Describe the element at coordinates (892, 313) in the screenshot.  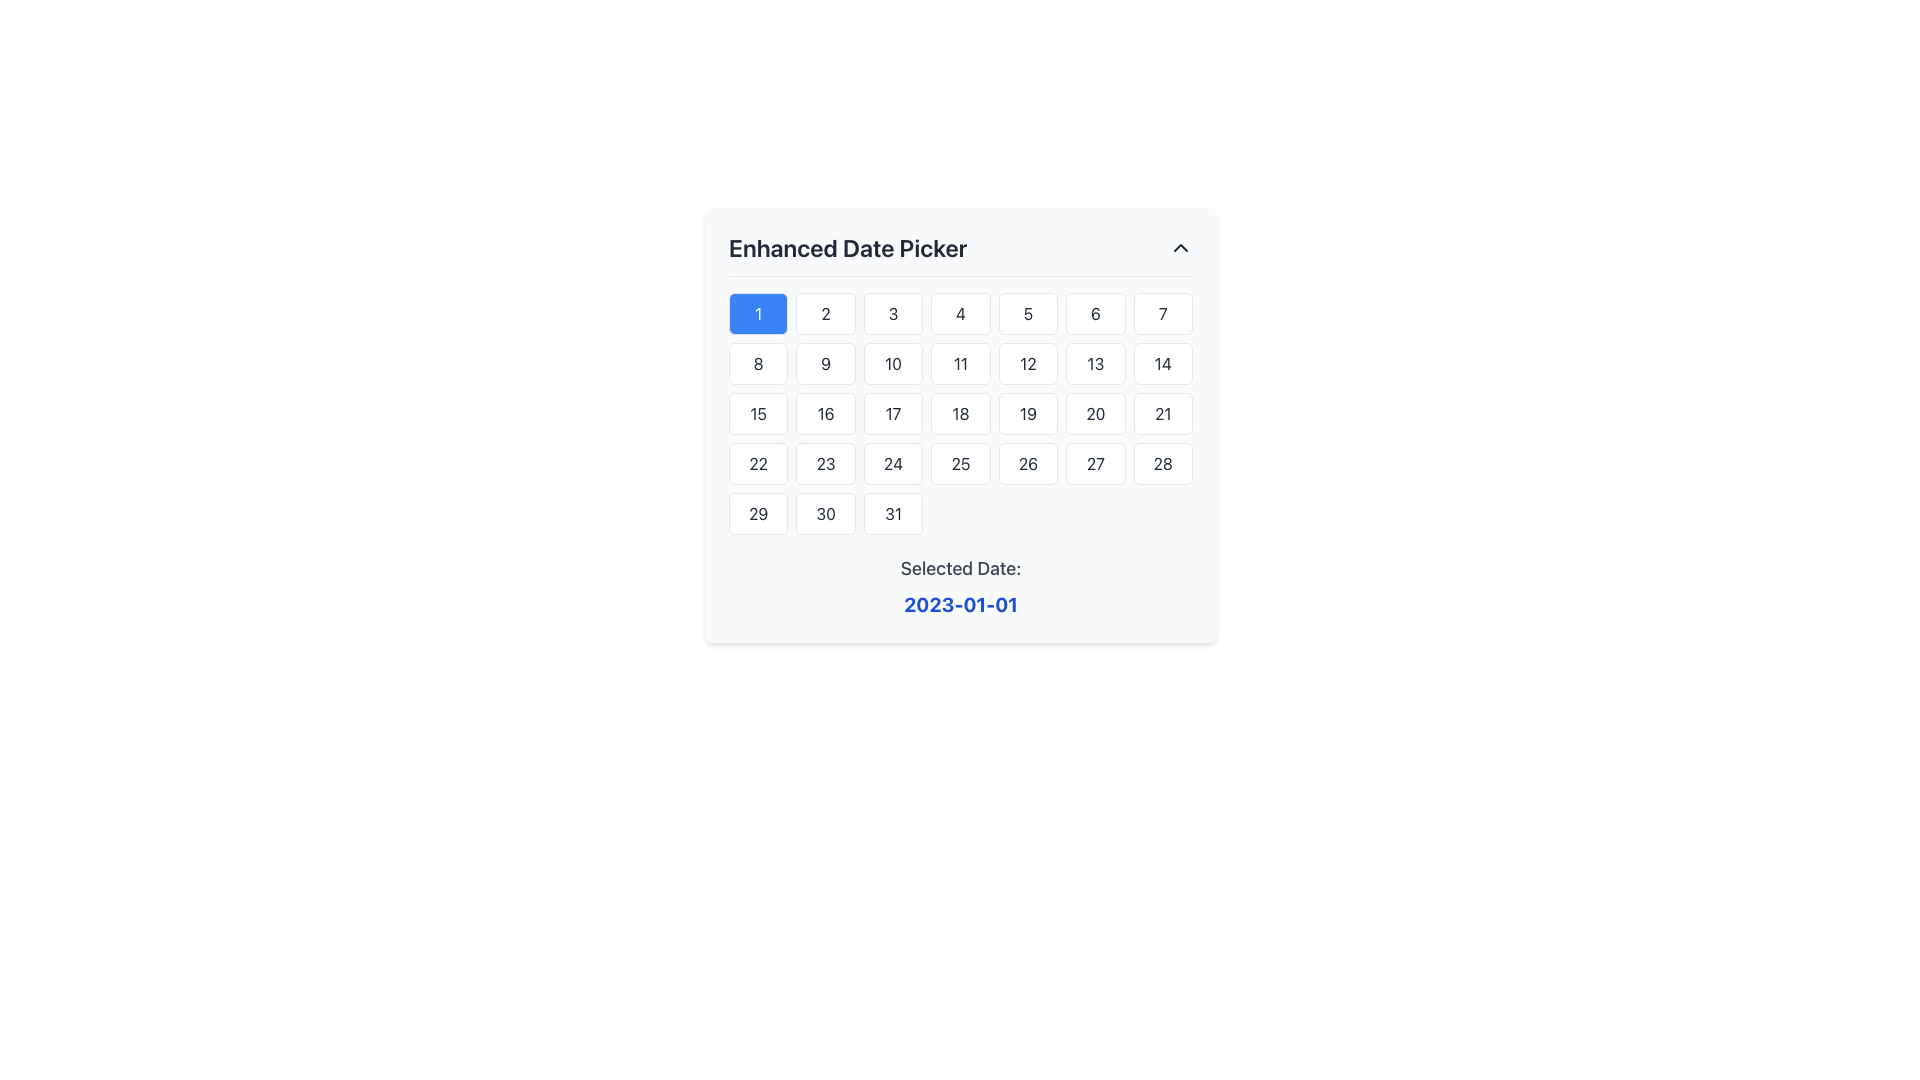
I see `the selectable button for the date represented in the date picker interface, located in the first row, third column of the grid` at that location.